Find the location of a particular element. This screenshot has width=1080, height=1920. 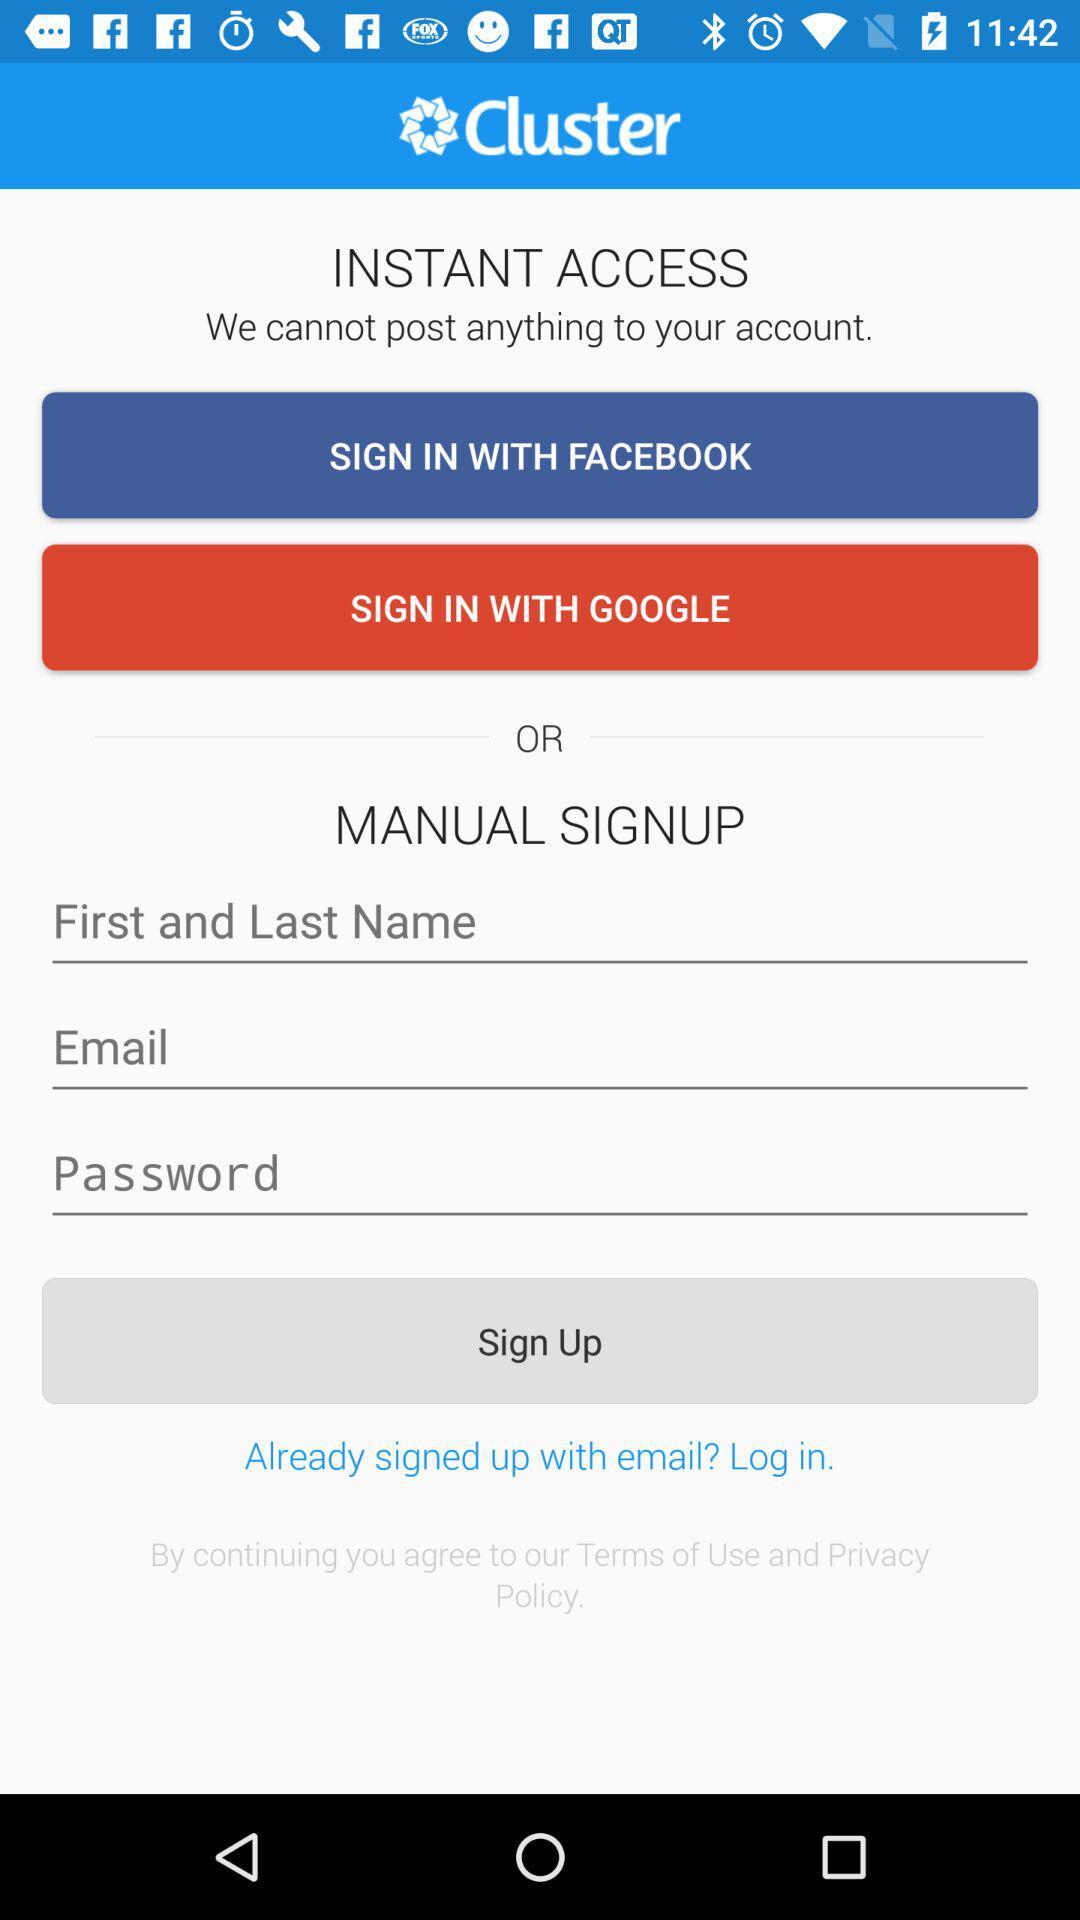

password credentials is located at coordinates (540, 1172).